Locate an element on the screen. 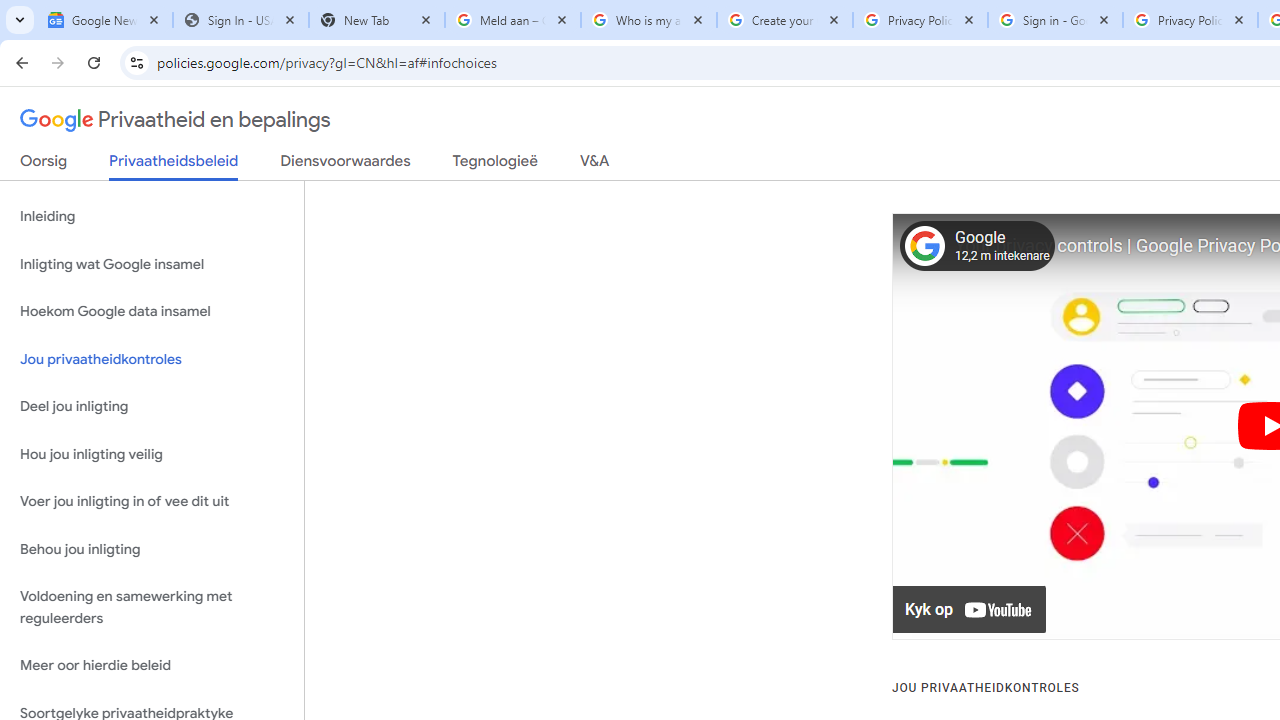 The height and width of the screenshot is (720, 1280). 'Who is my administrator? - Google Account Help' is located at coordinates (648, 20).